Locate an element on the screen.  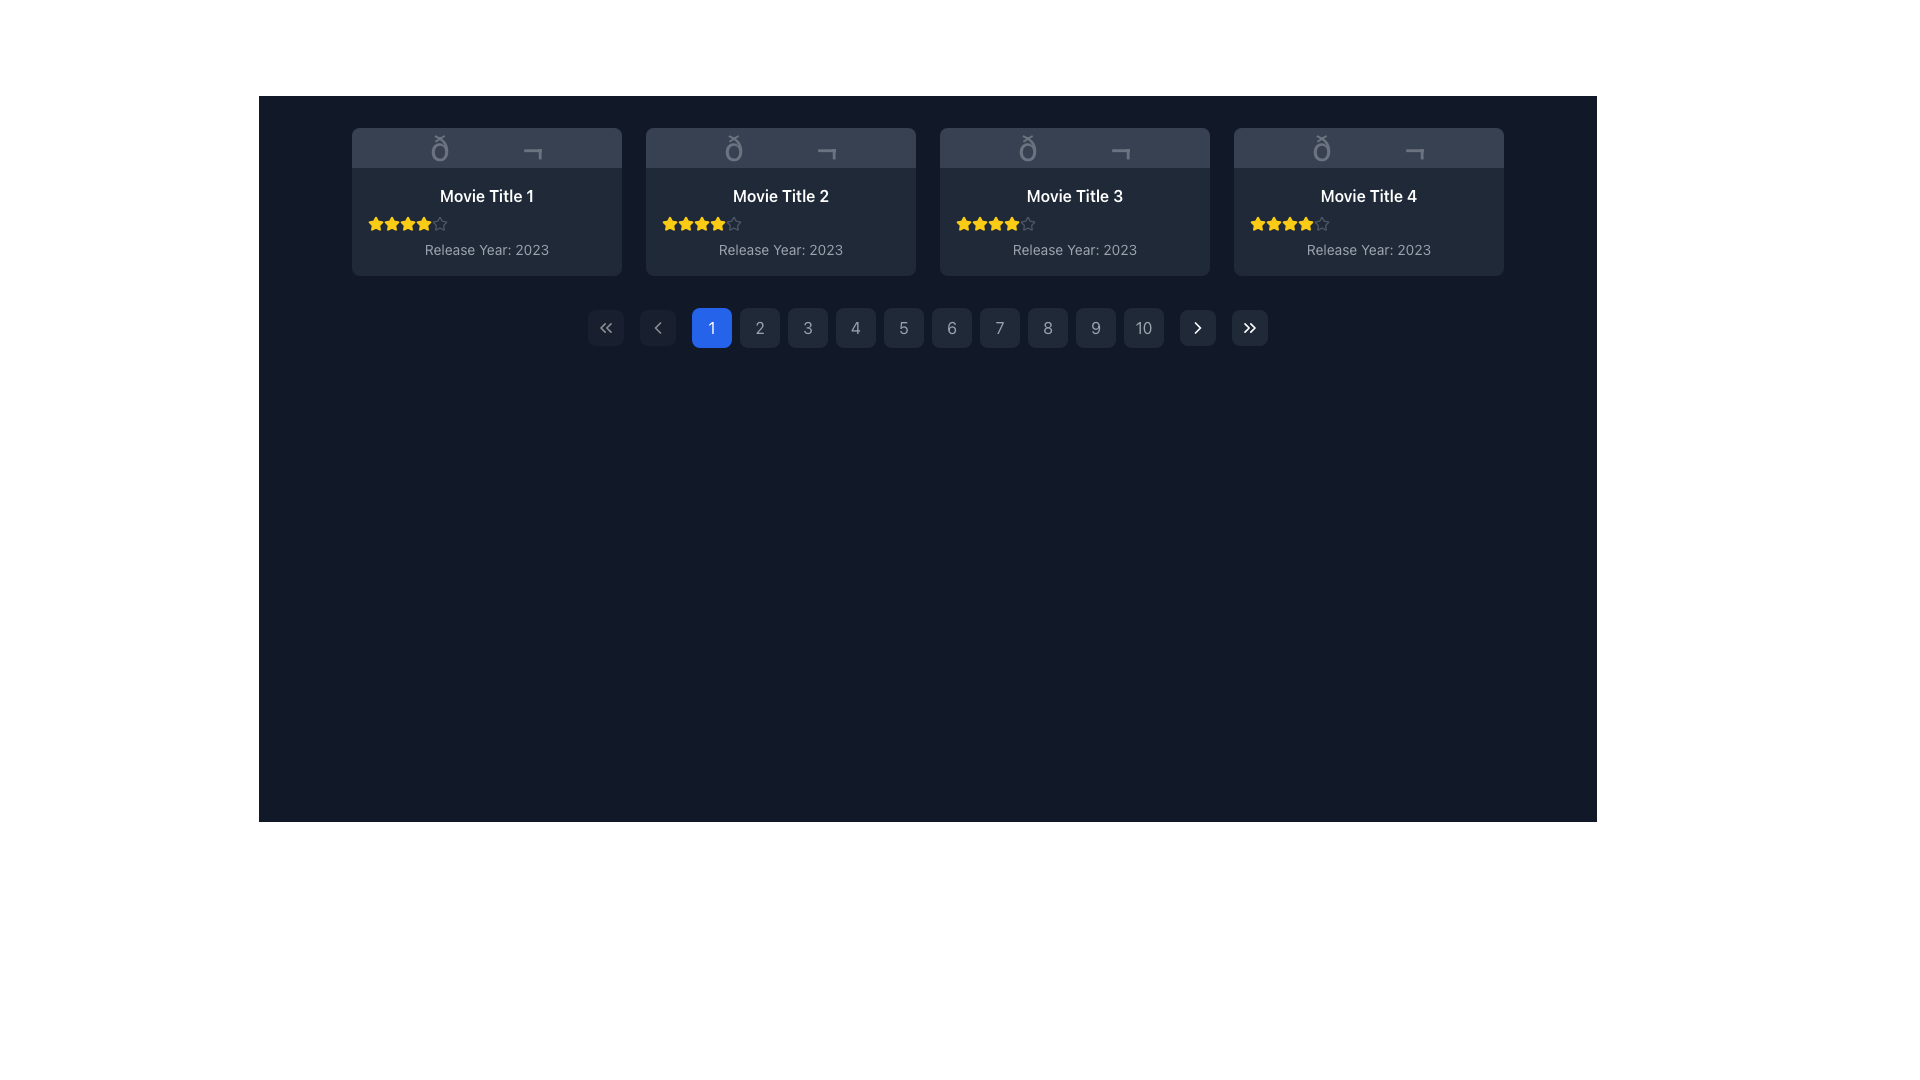
the first button from the left in the pagination section is located at coordinates (604, 326).